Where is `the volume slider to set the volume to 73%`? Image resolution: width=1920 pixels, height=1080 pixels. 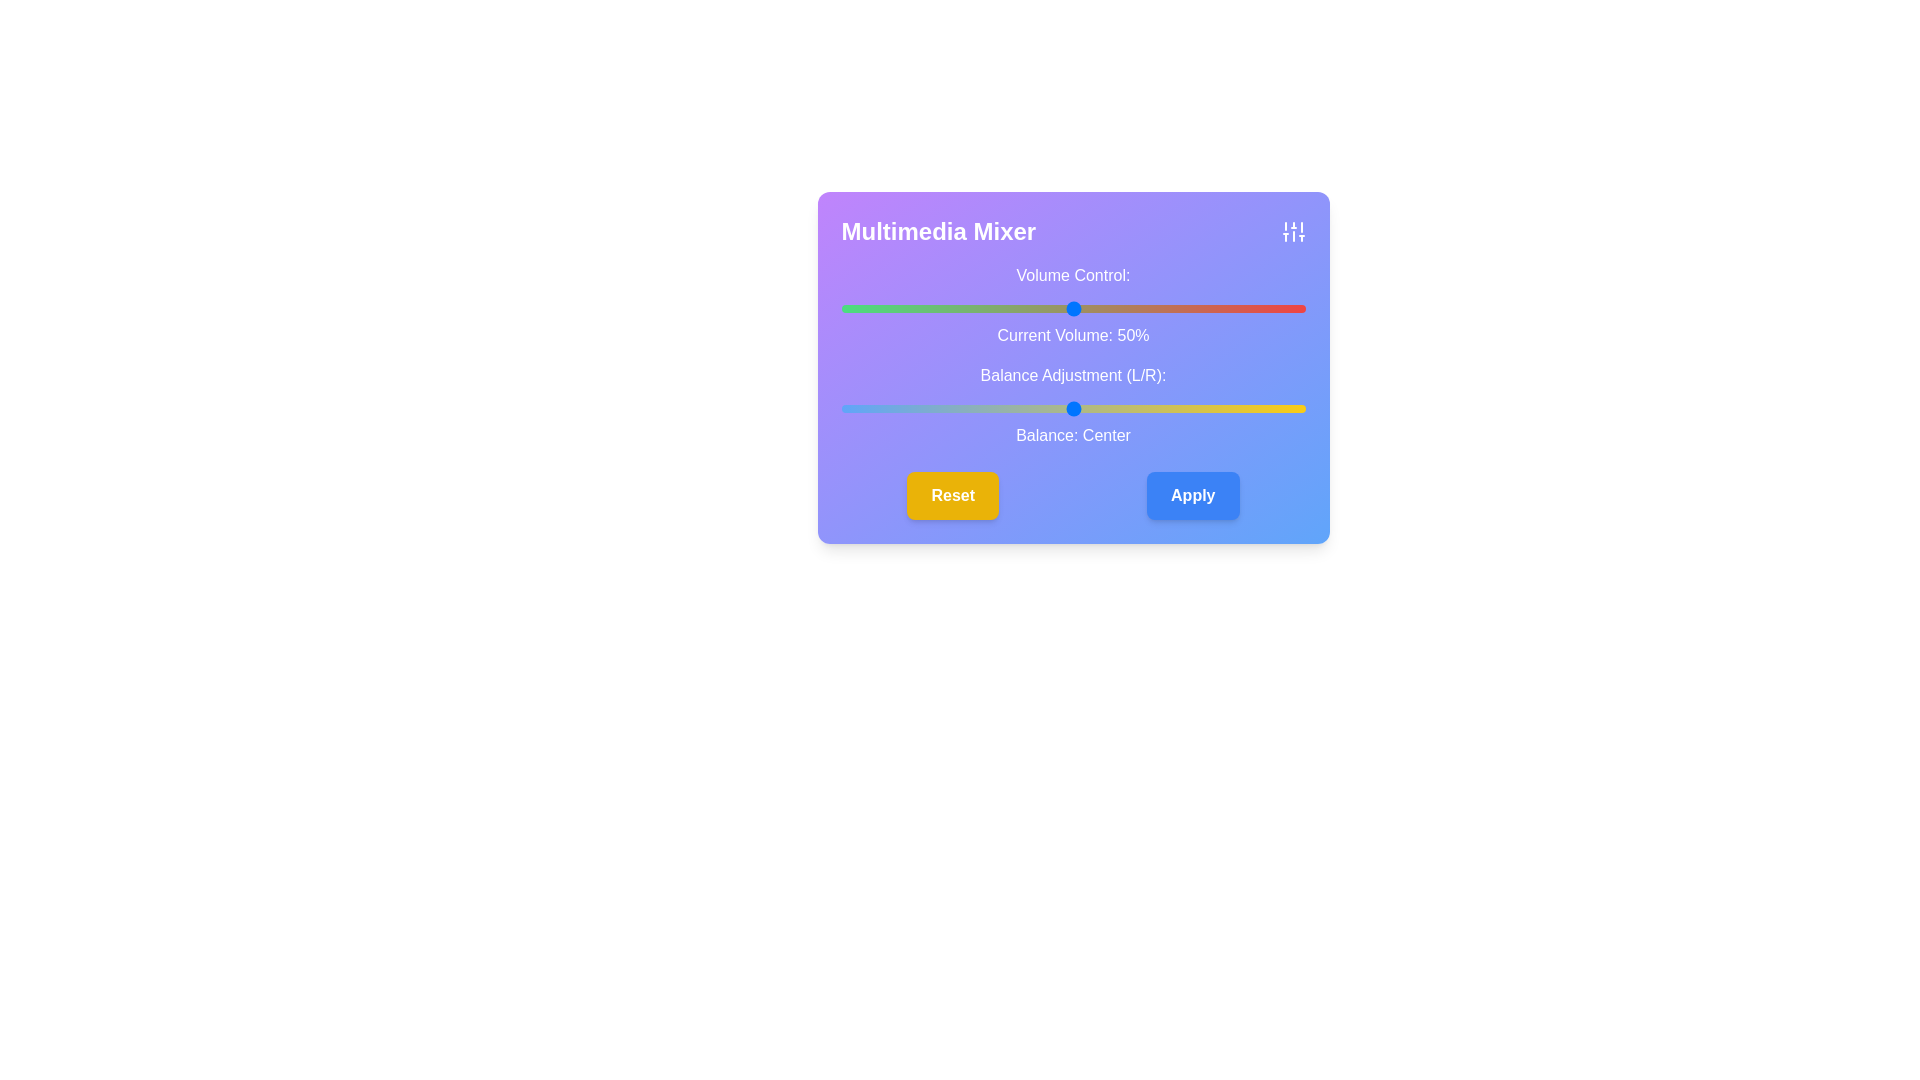
the volume slider to set the volume to 73% is located at coordinates (1180, 308).